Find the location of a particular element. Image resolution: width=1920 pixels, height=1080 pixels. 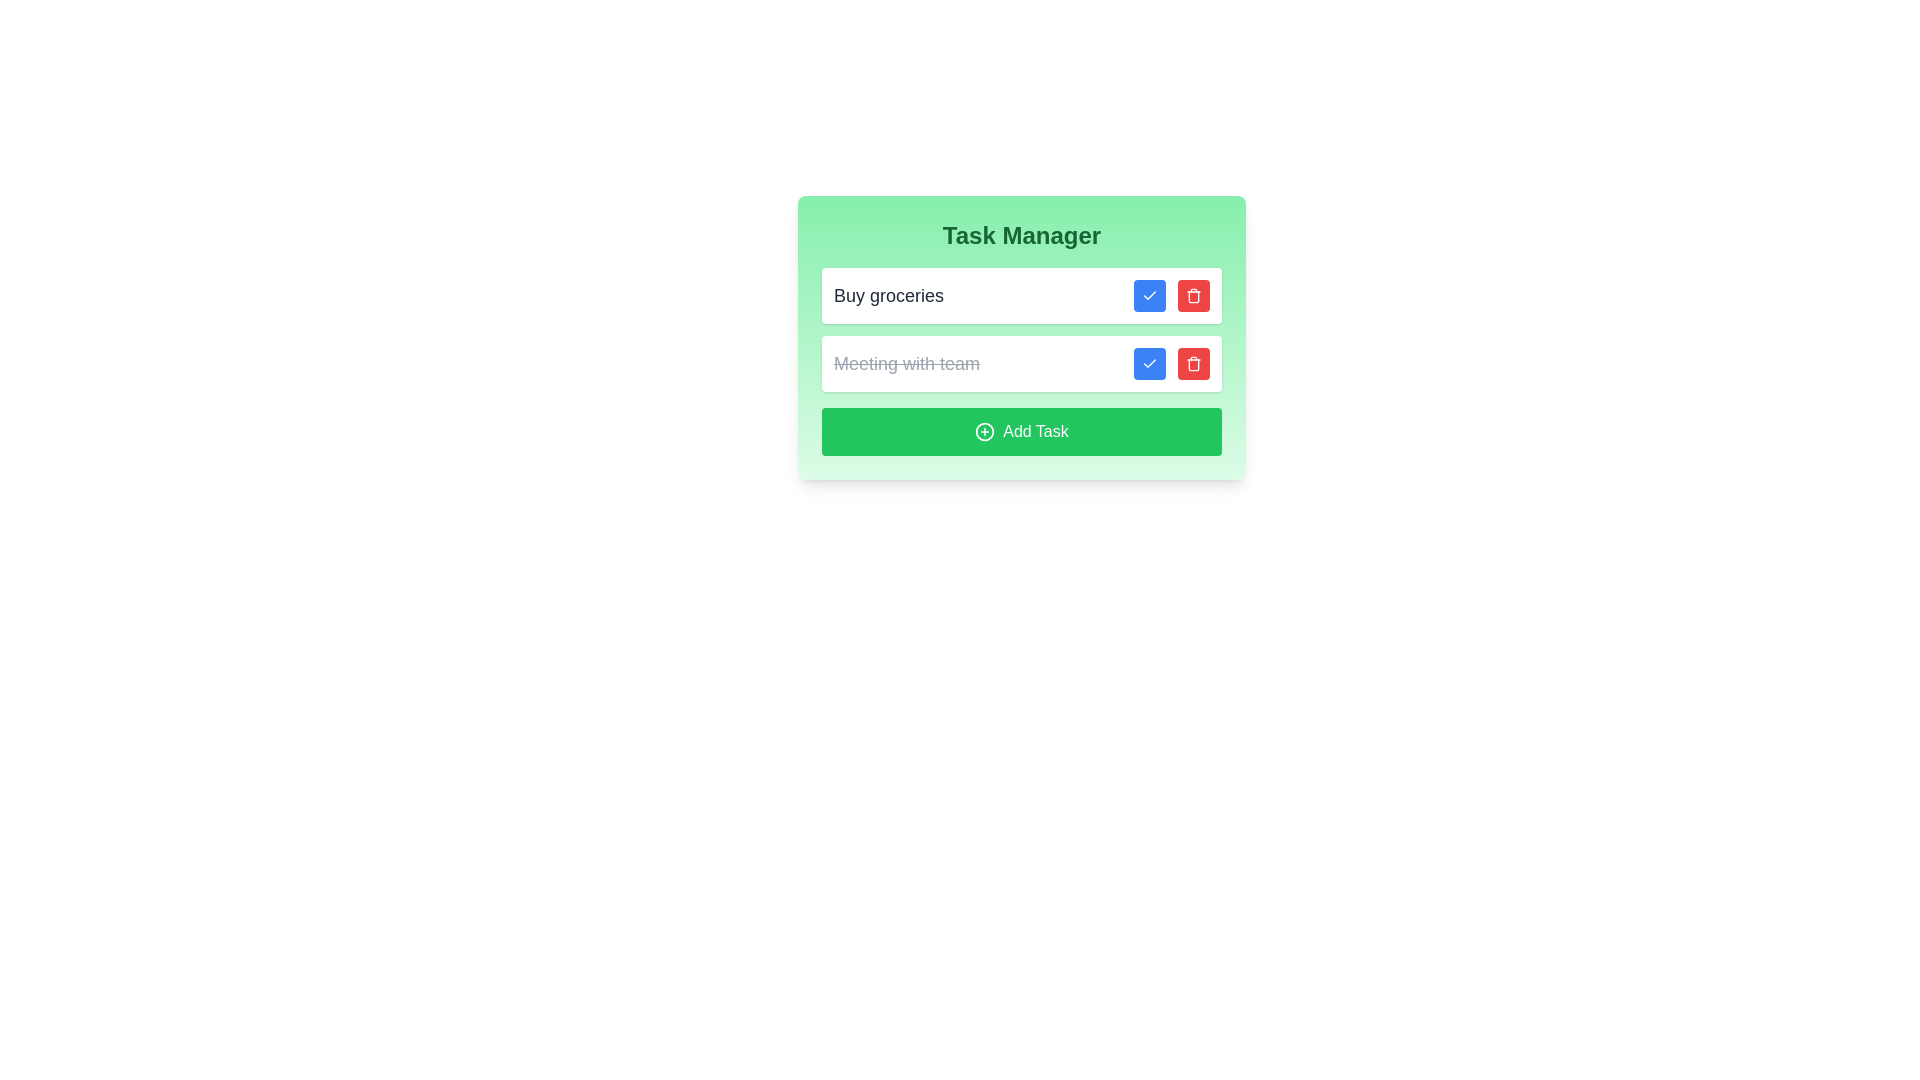

the task completion button located in the second row of interactive buttons, which is the first button in its row is located at coordinates (1150, 363).